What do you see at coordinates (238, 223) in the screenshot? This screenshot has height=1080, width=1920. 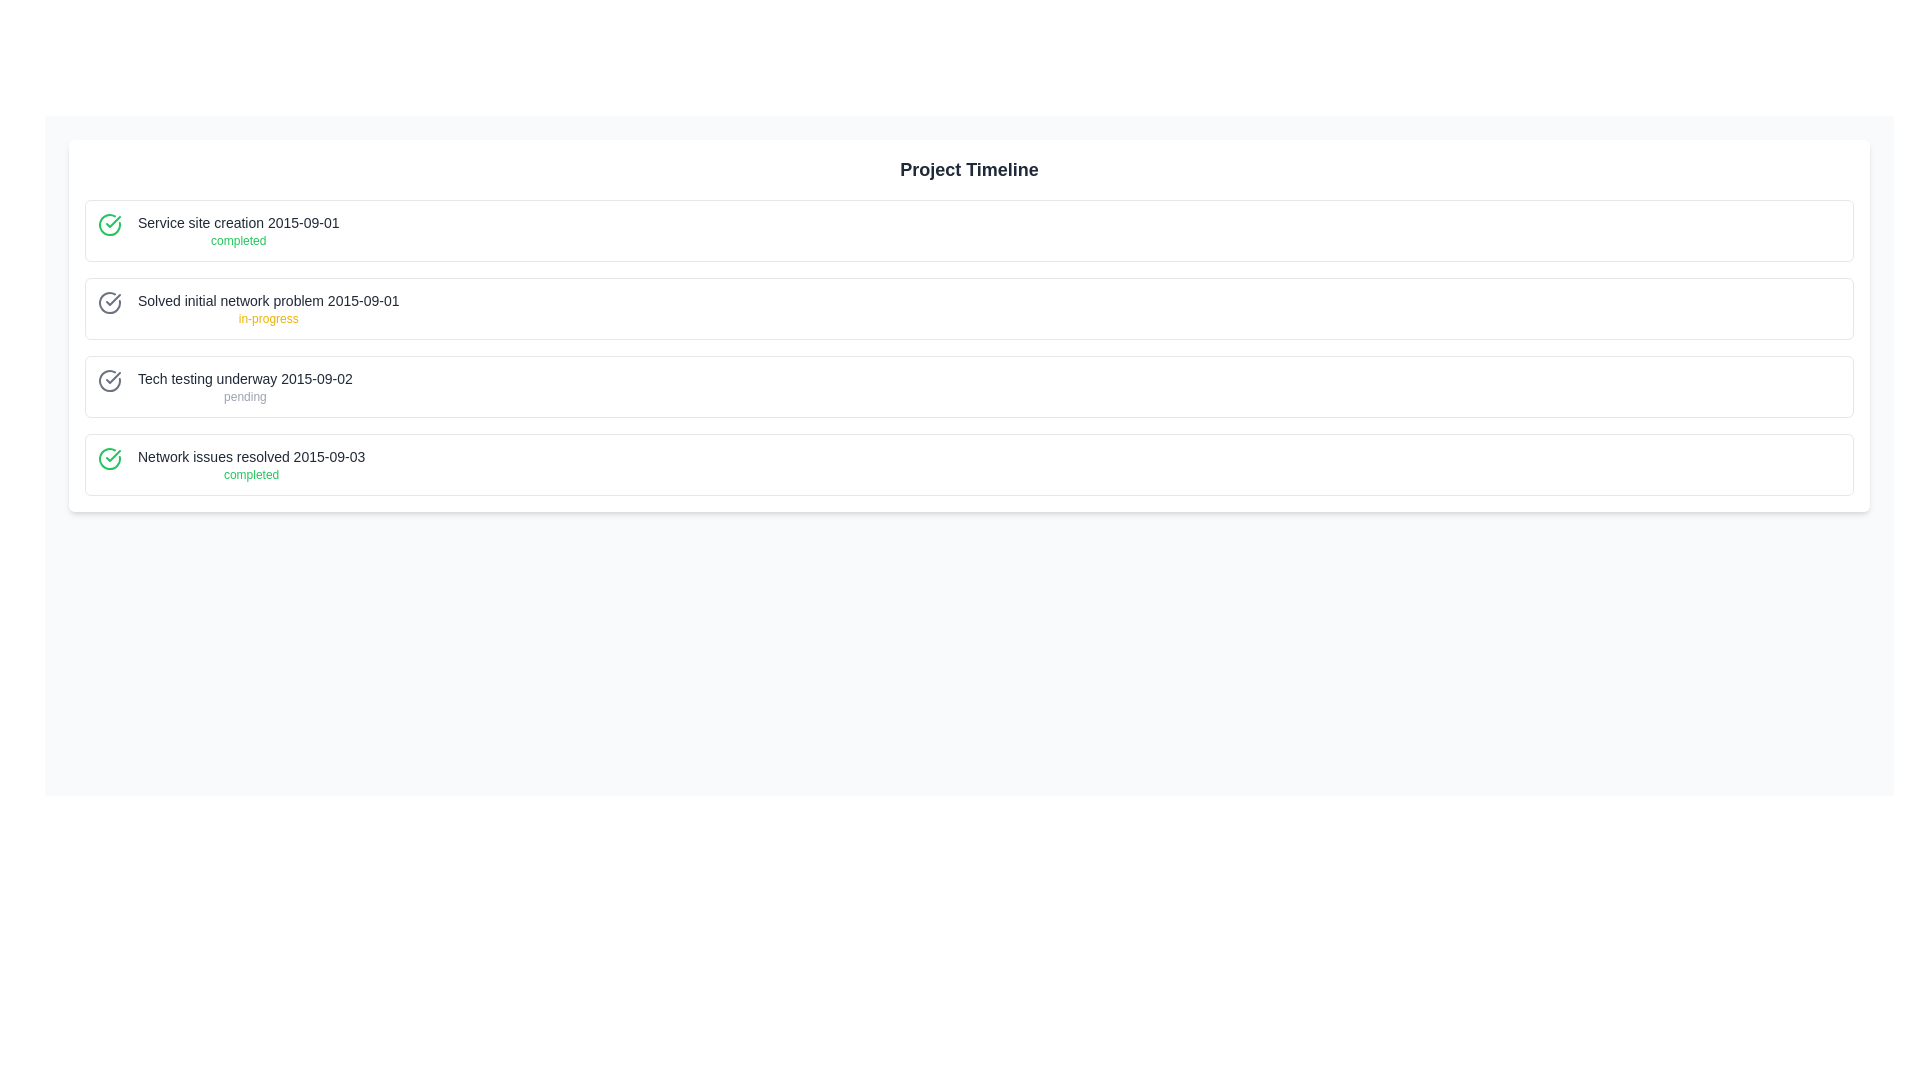 I see `the text element displaying 'Service site creation 2015-09-01' in the 'Project Timeline' section` at bounding box center [238, 223].